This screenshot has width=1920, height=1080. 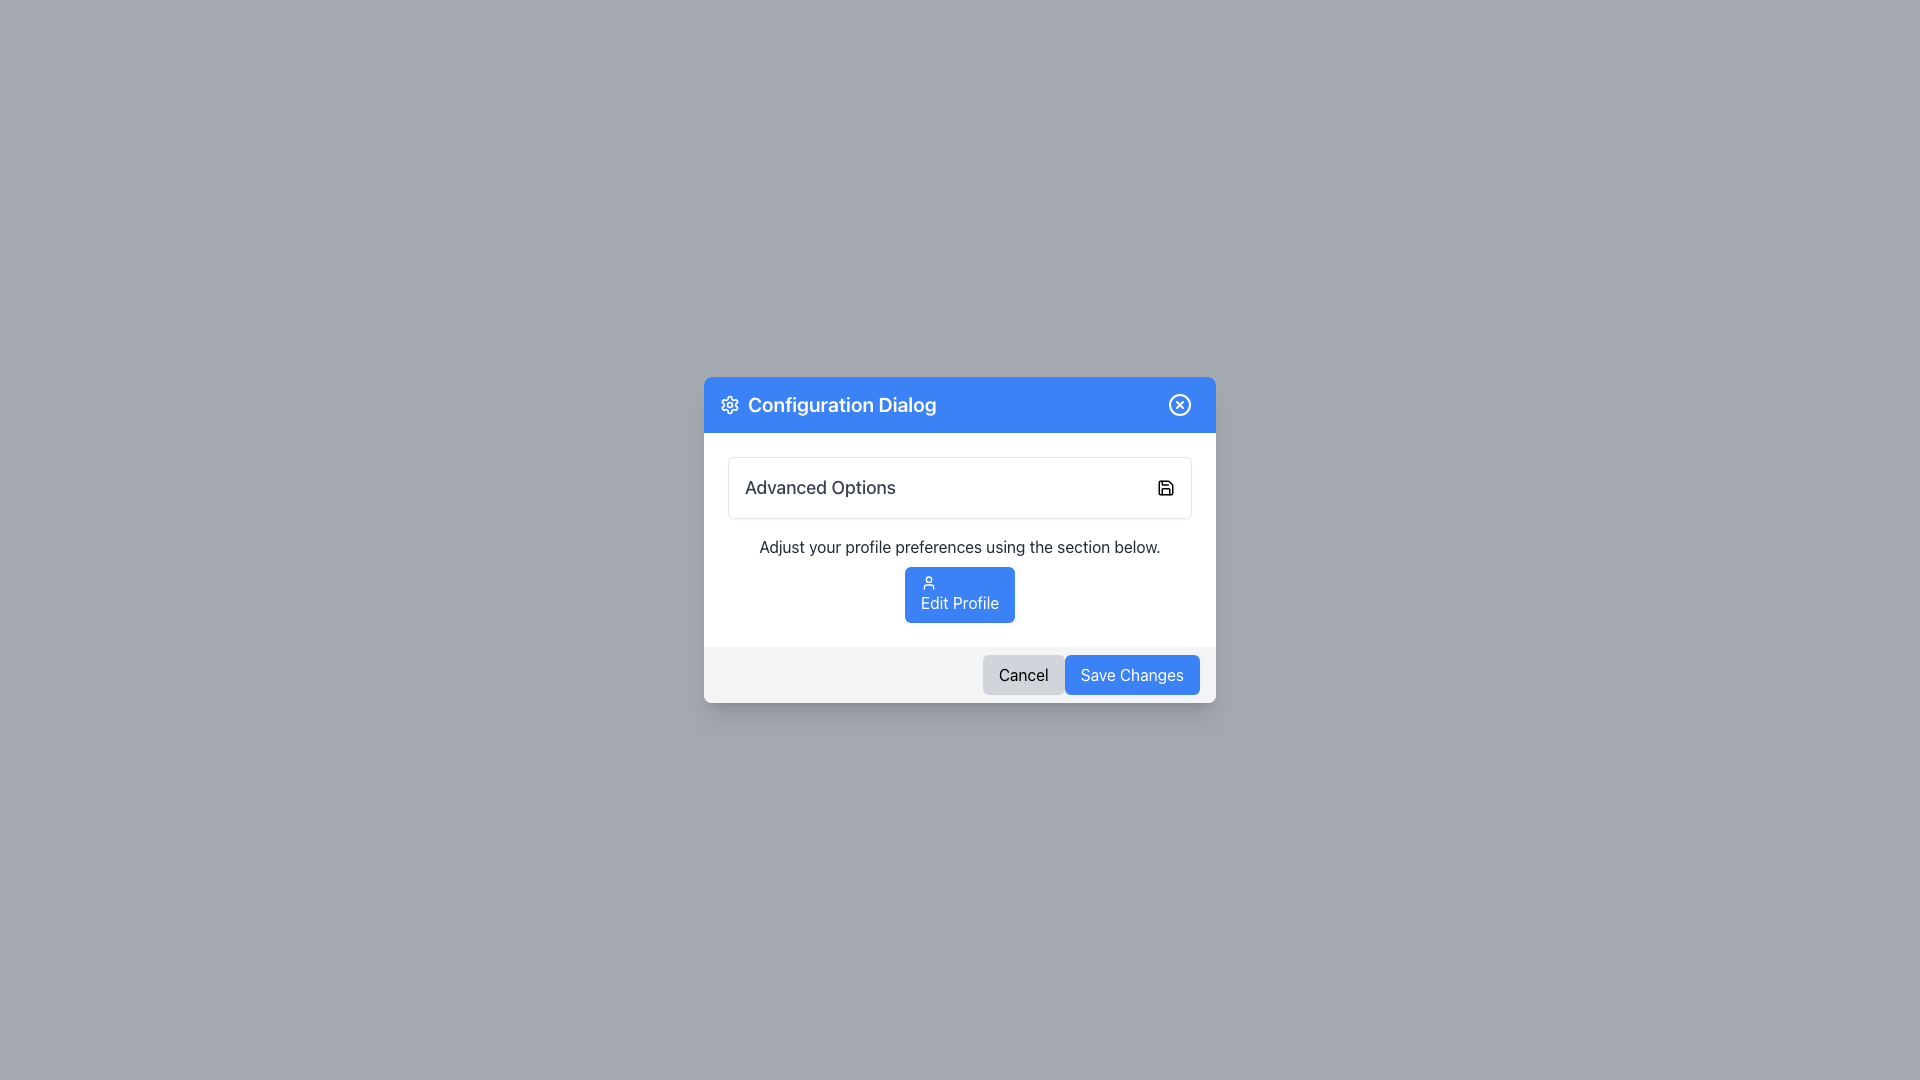 I want to click on the 'Edit Profile' button located within the 'Configuration Dialog' below the 'Advanced Options' section to initiate the profile editing process, so click(x=960, y=578).